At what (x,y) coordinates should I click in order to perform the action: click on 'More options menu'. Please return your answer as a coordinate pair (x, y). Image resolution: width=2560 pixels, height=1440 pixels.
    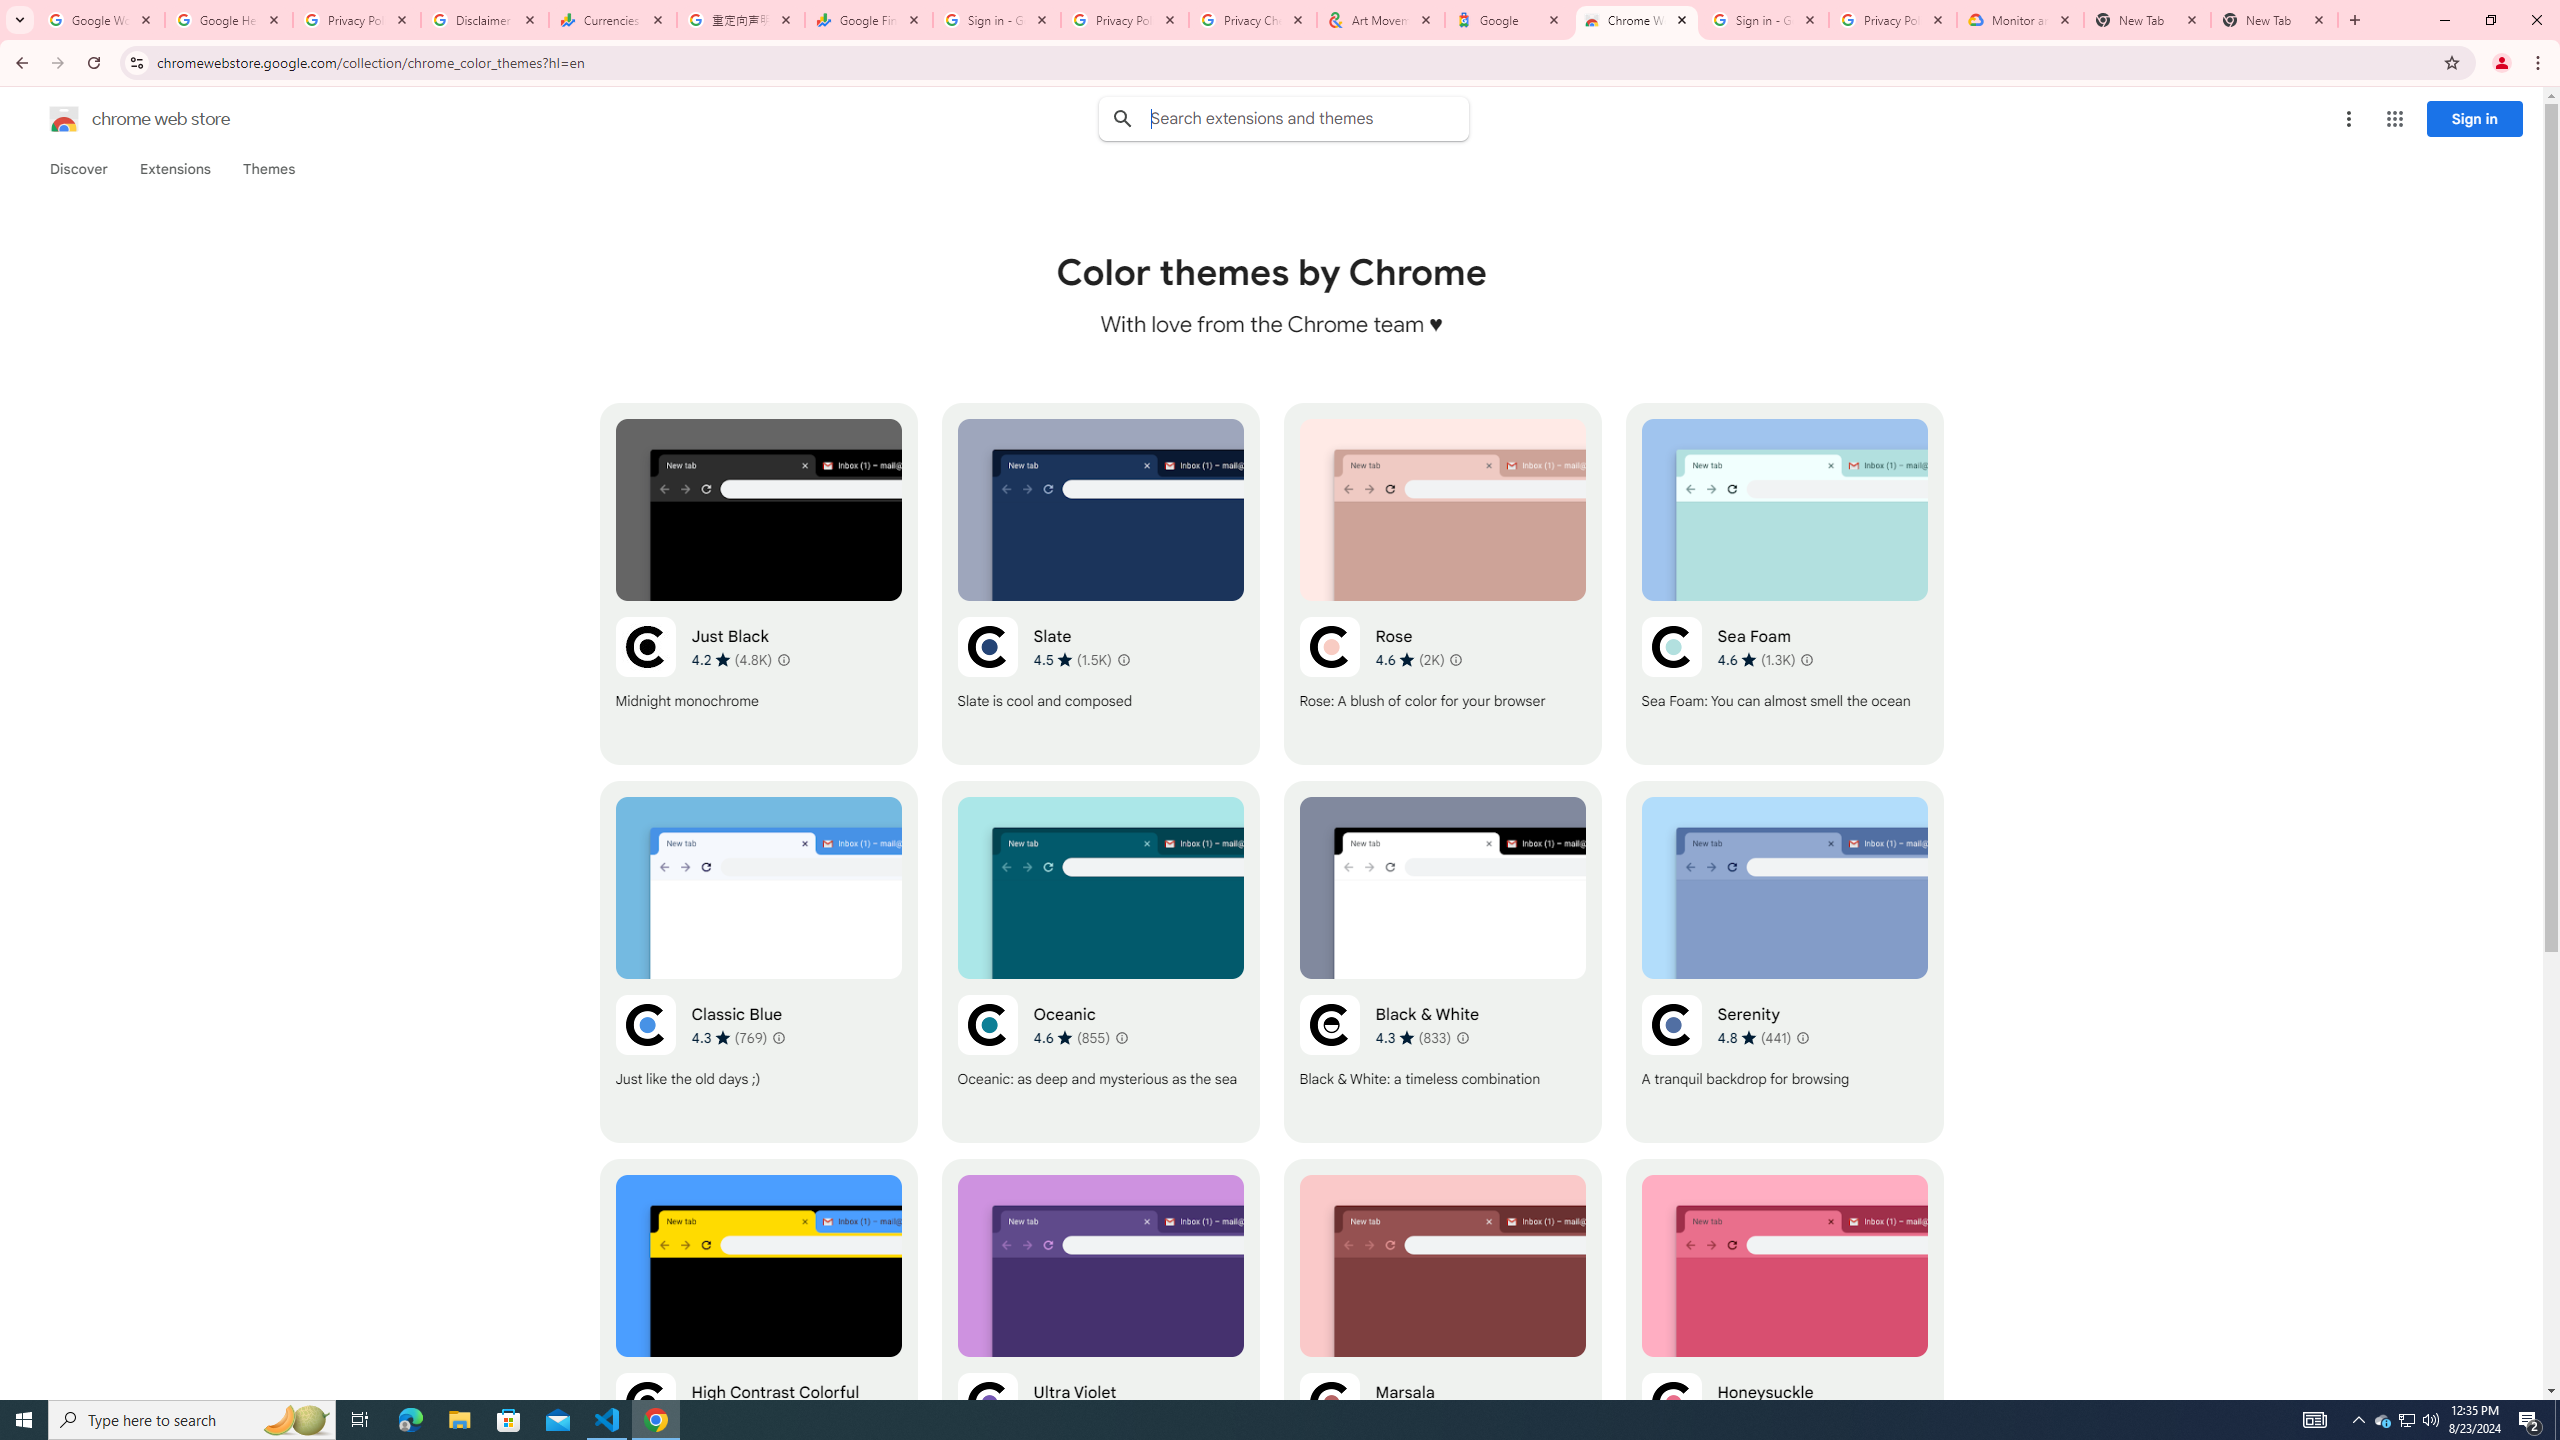
    Looking at the image, I should click on (2348, 118).